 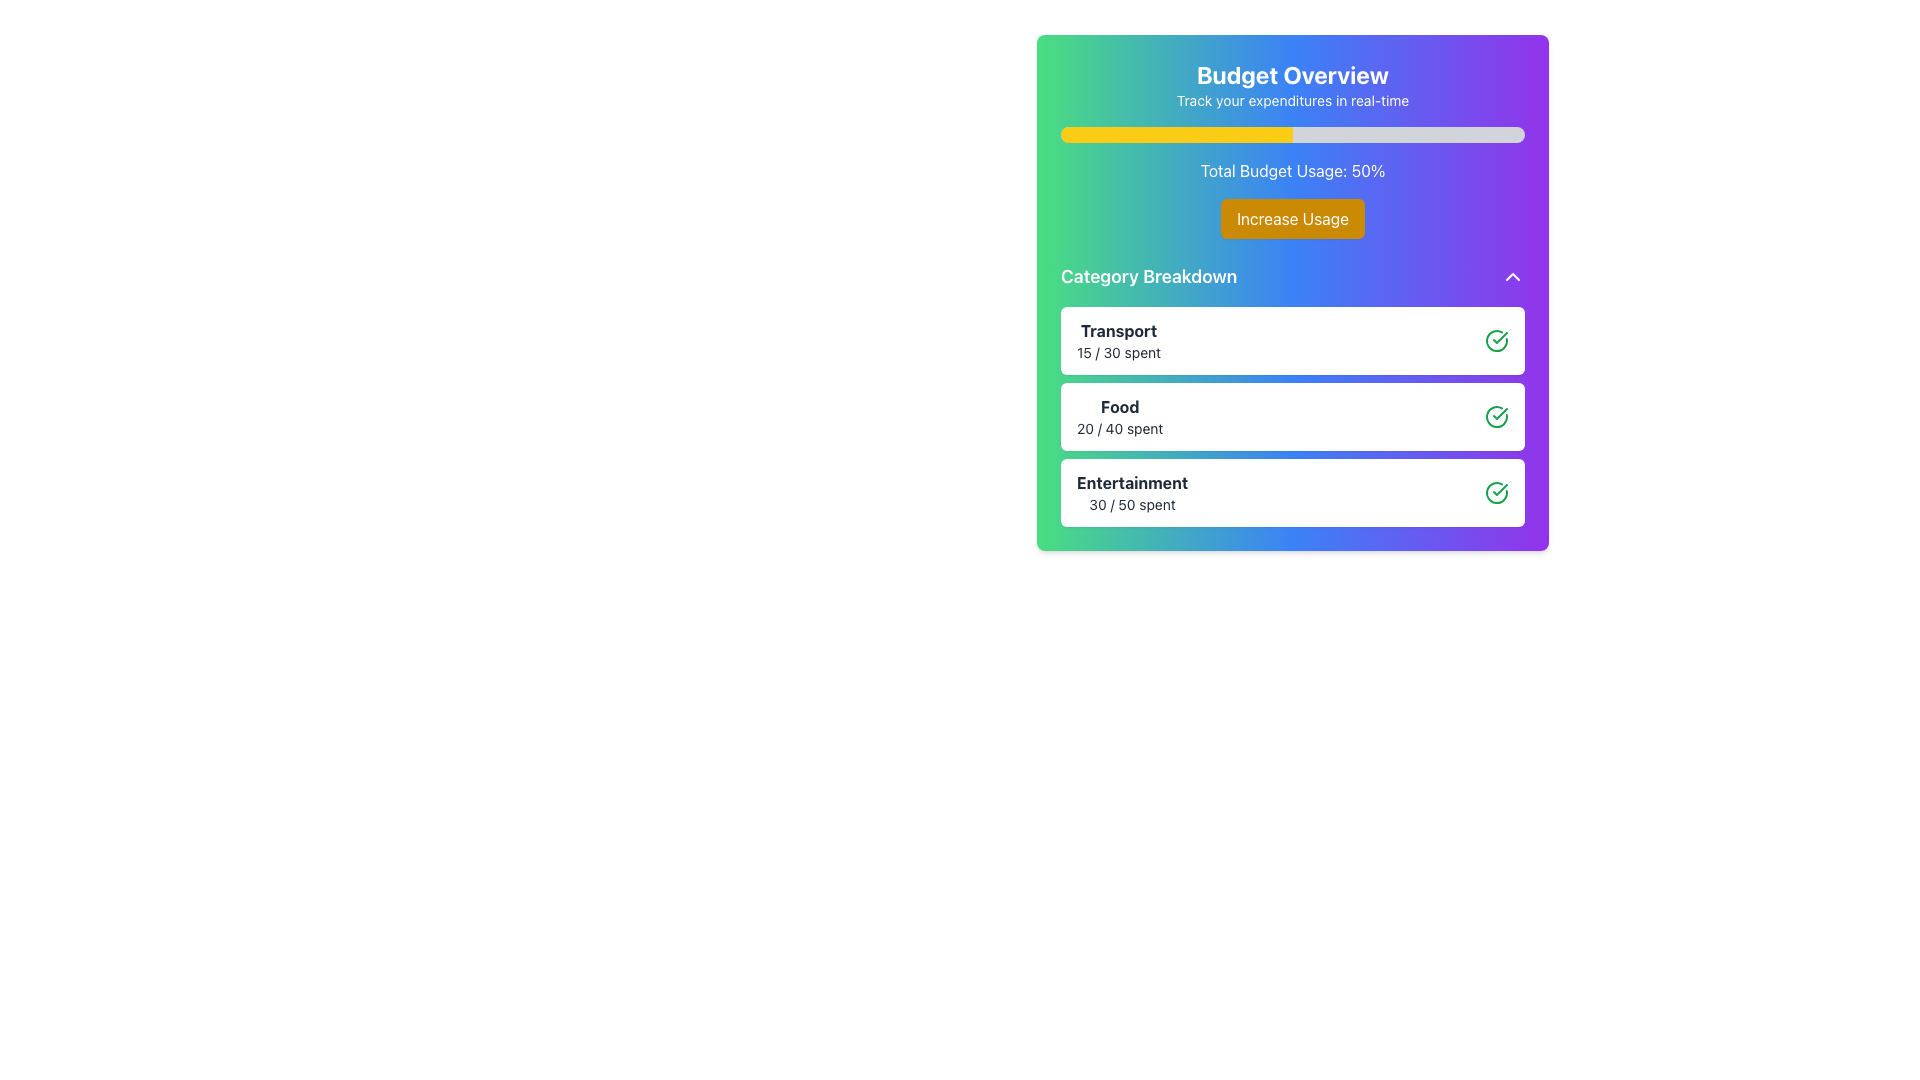 I want to click on information displayed in the 'Transport' section of the Information display, which shows '15 / 30 spent', so click(x=1292, y=339).